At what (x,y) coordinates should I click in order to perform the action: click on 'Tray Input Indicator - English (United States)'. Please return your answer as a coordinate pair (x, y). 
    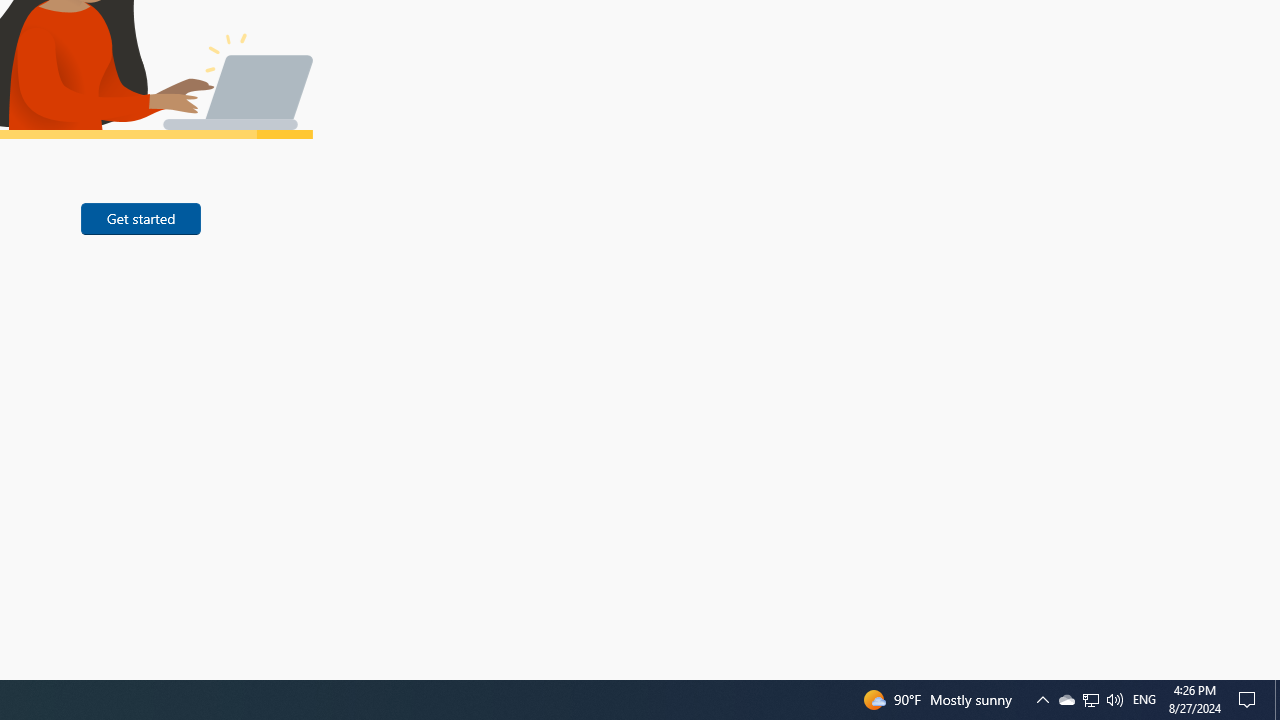
    Looking at the image, I should click on (1144, 698).